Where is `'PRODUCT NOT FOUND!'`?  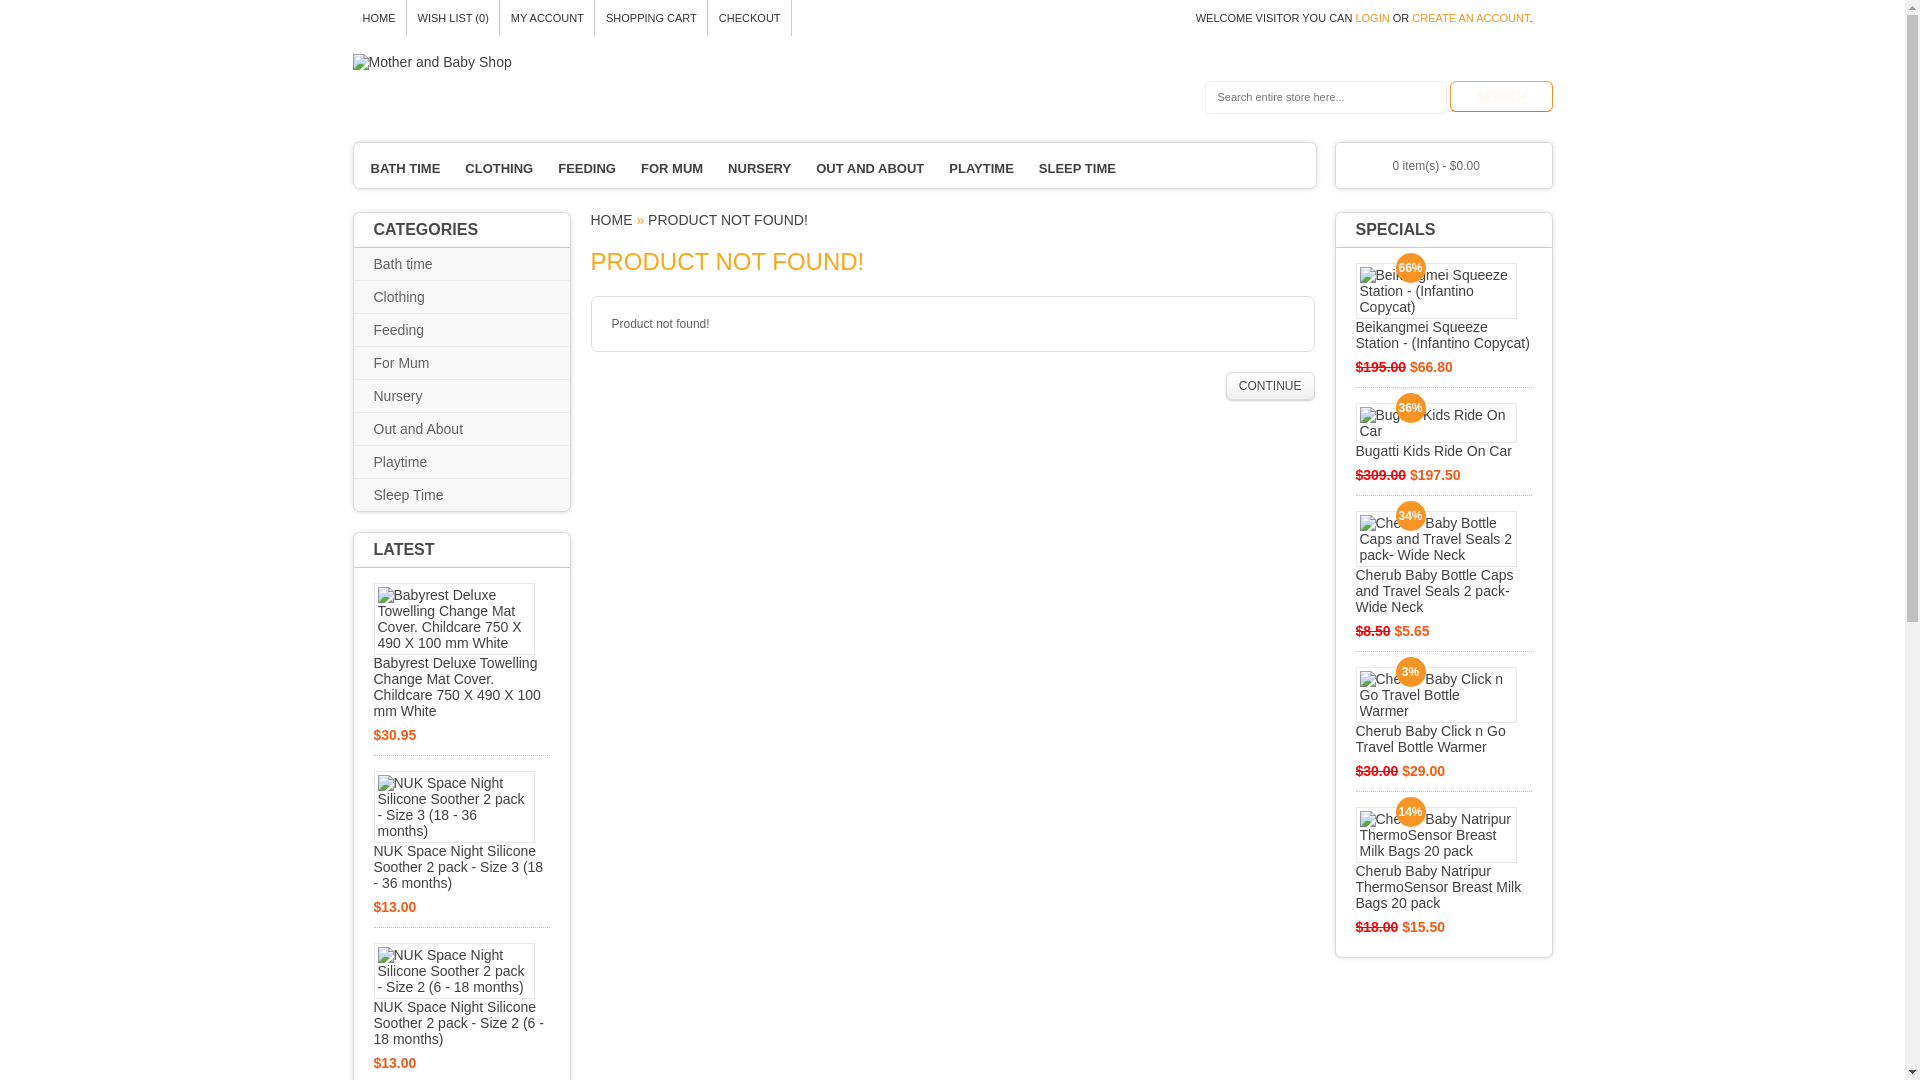
'PRODUCT NOT FOUND!' is located at coordinates (727, 219).